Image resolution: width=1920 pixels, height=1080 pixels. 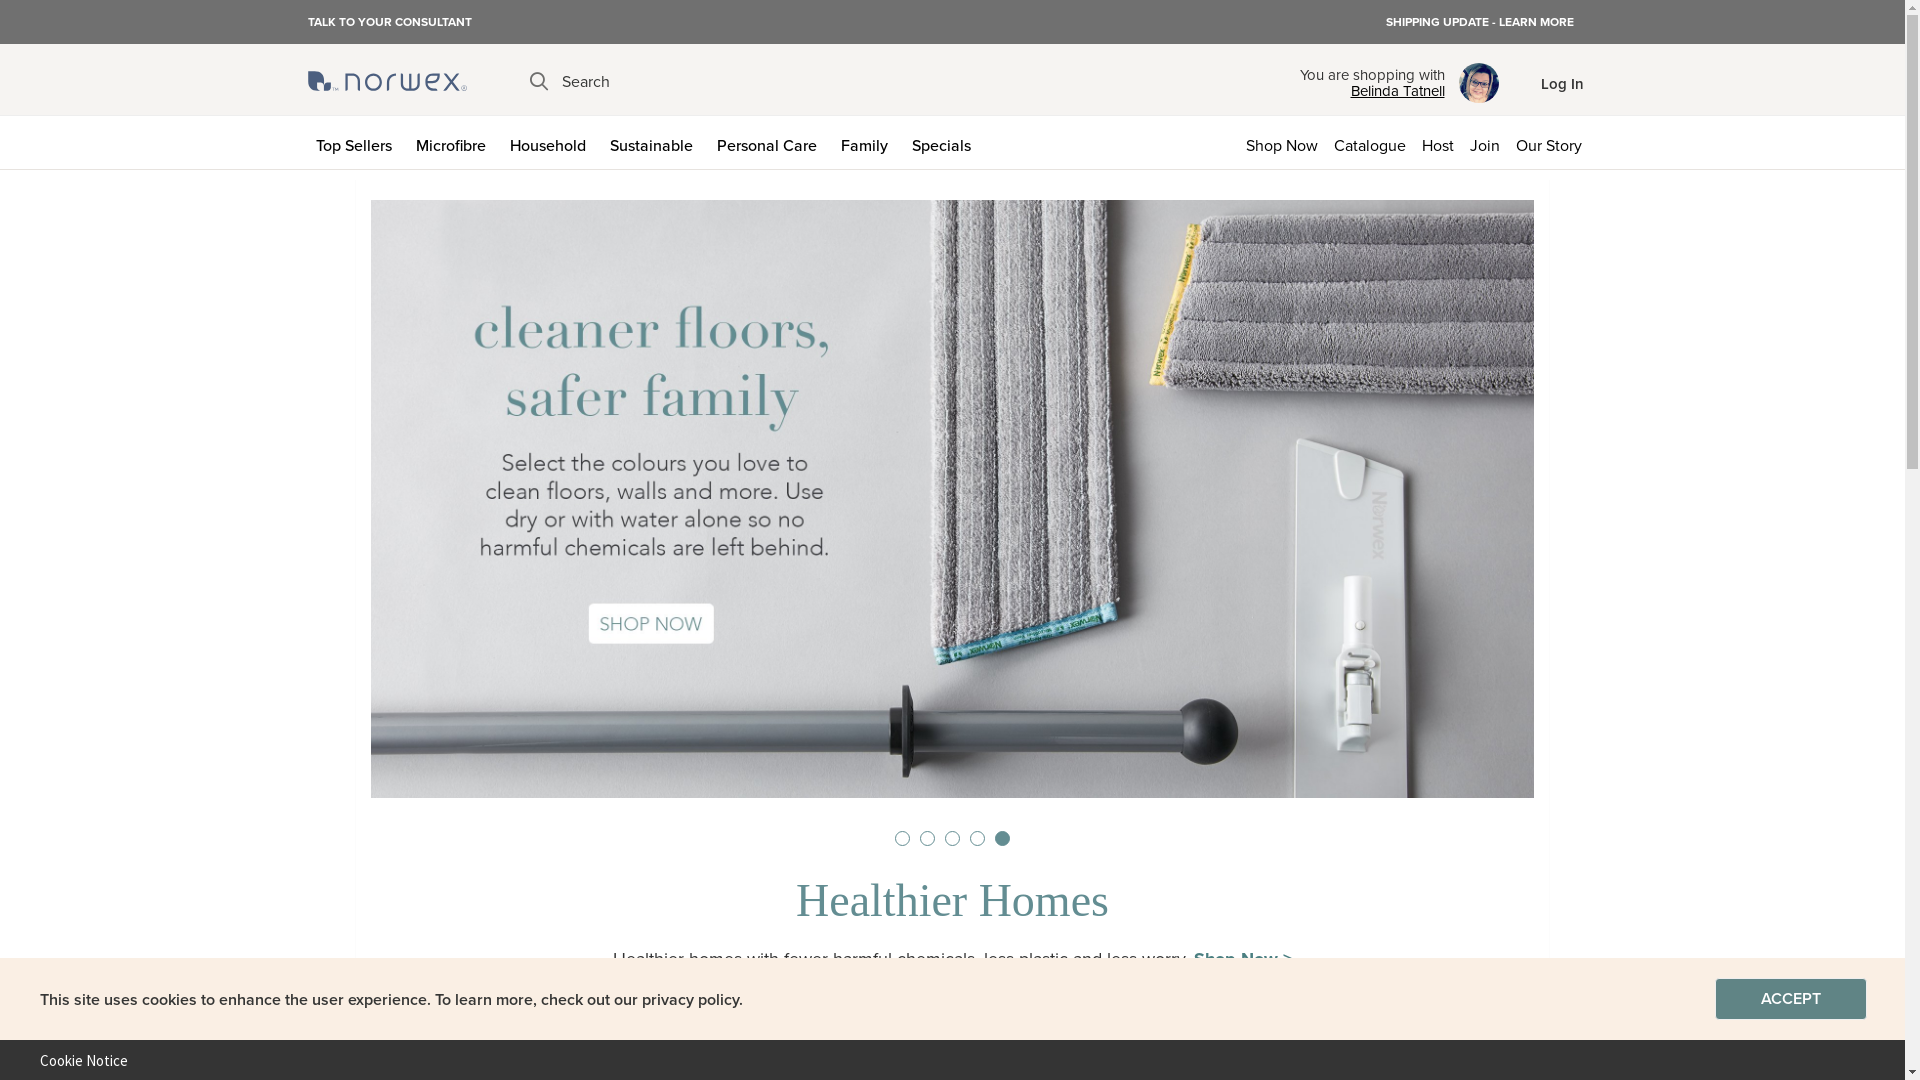 What do you see at coordinates (1484, 141) in the screenshot?
I see `'Join'` at bounding box center [1484, 141].